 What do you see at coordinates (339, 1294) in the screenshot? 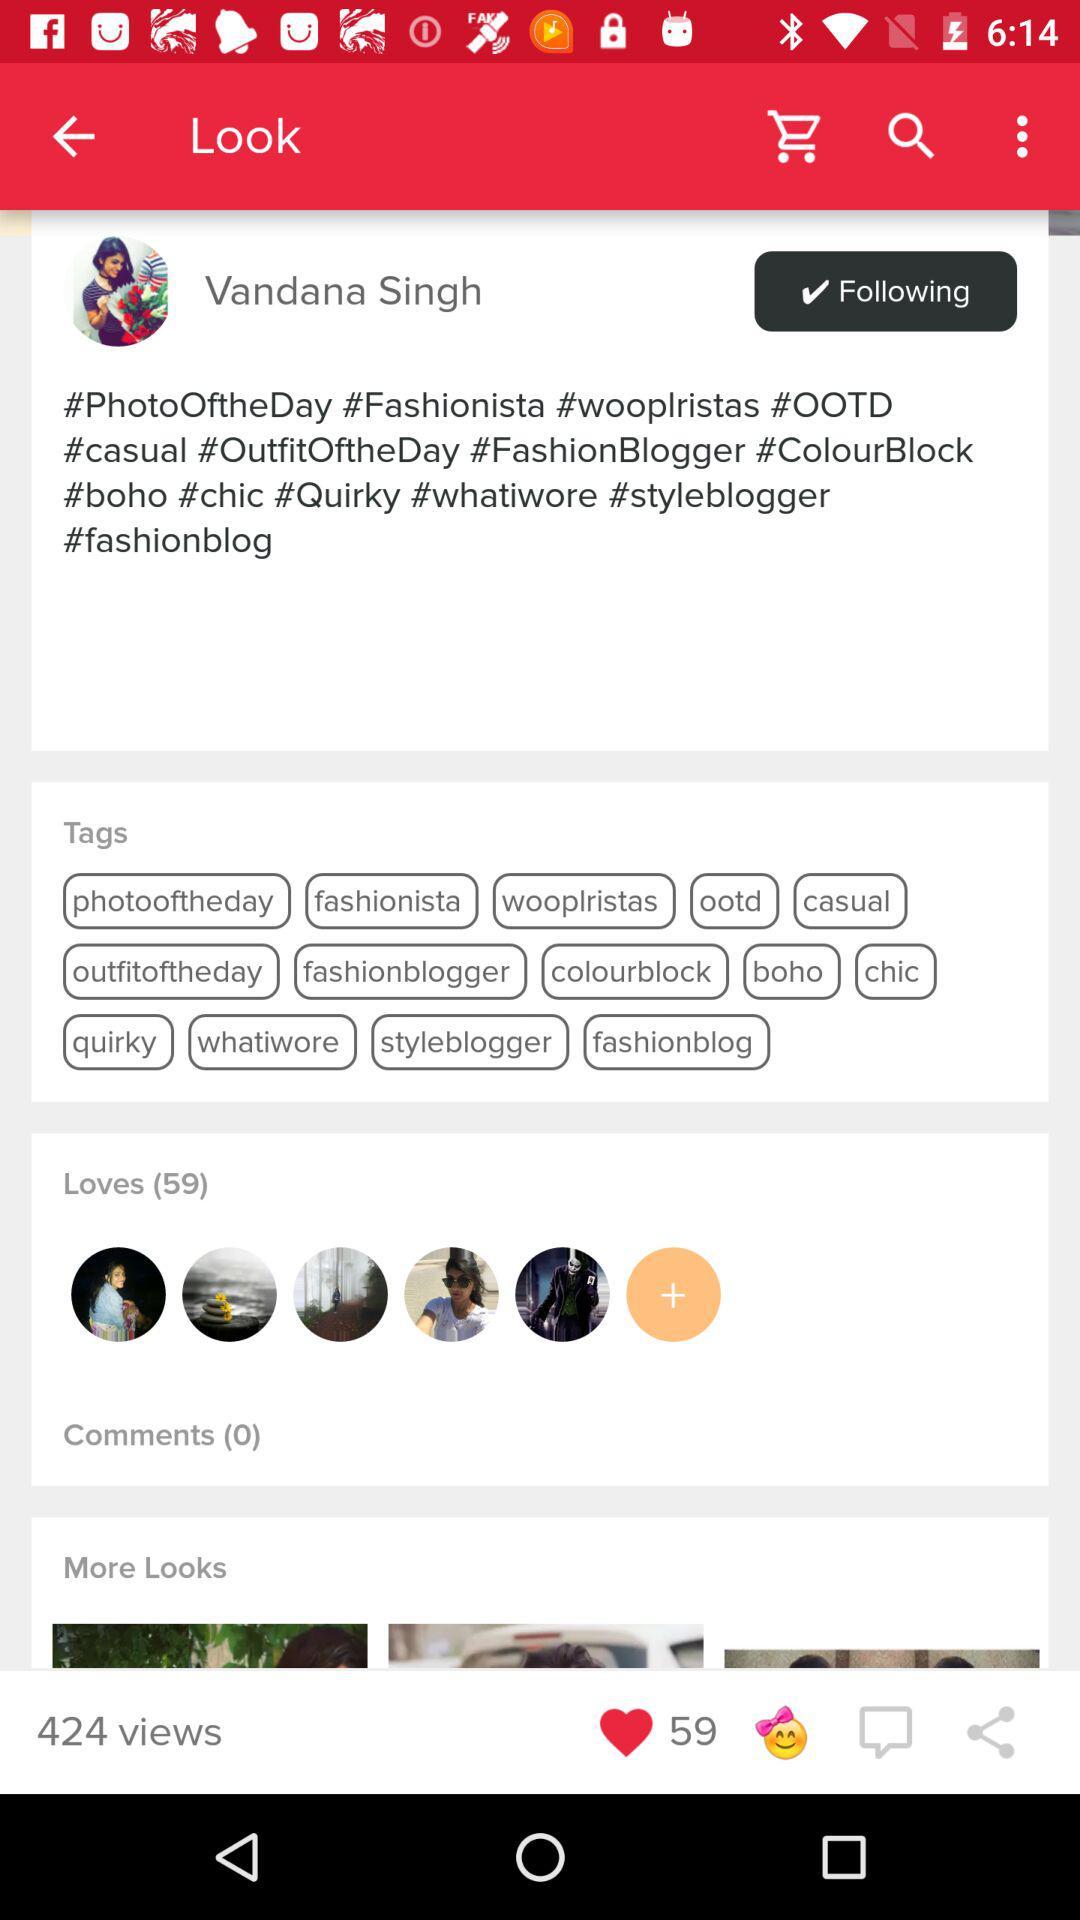
I see `click profile` at bounding box center [339, 1294].